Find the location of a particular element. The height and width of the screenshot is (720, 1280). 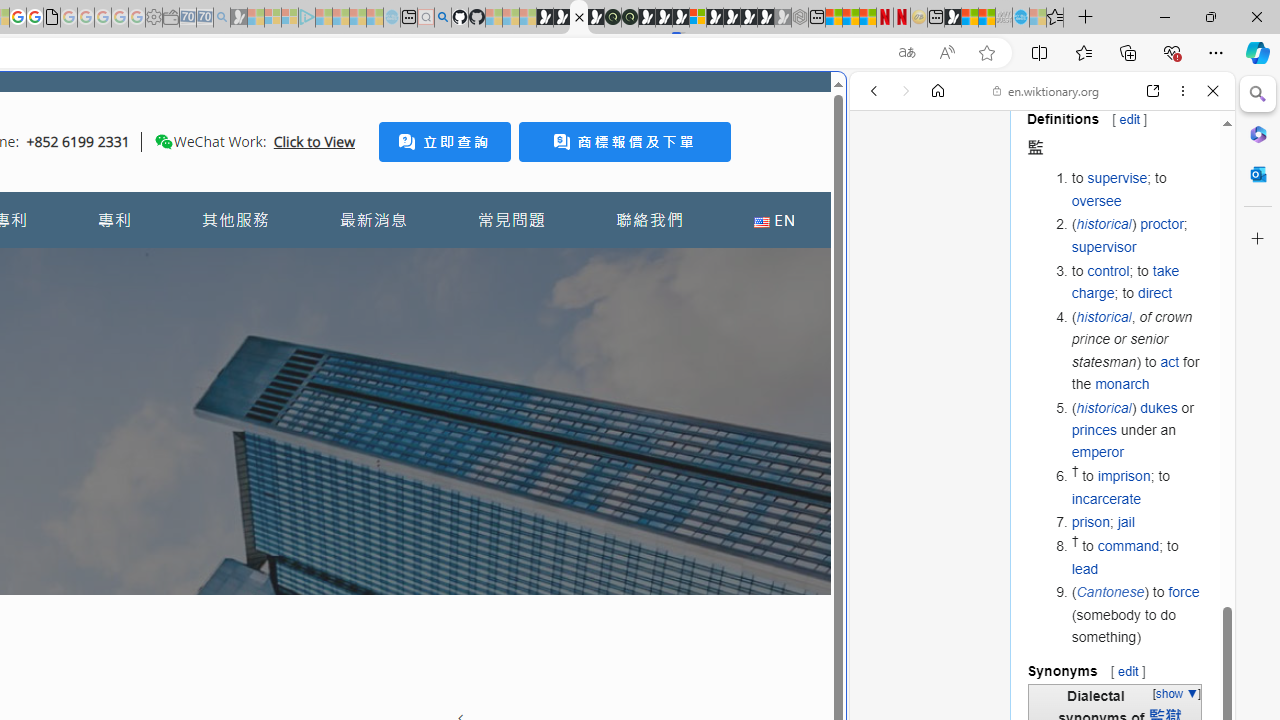

'en.wiktionary.org' is located at coordinates (1045, 91).